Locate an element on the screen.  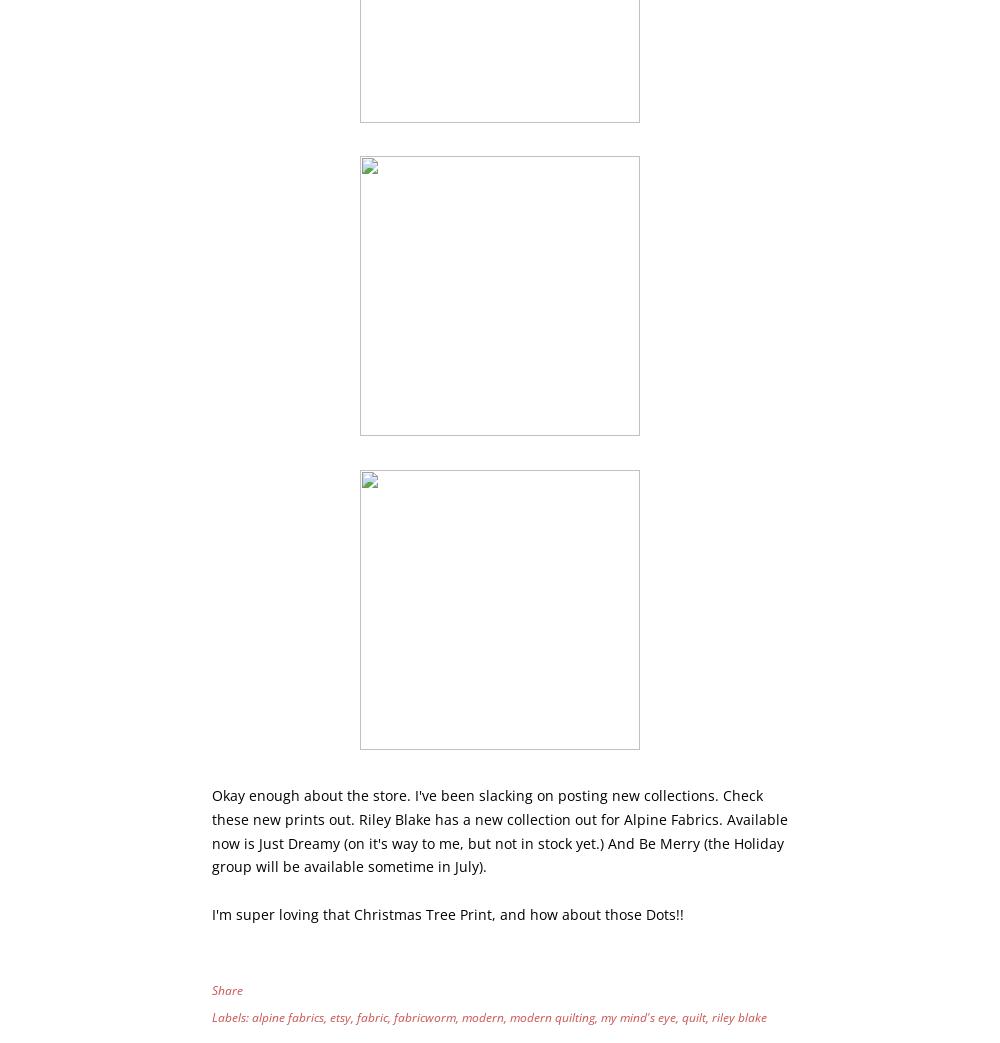
'etsy' is located at coordinates (339, 1017).